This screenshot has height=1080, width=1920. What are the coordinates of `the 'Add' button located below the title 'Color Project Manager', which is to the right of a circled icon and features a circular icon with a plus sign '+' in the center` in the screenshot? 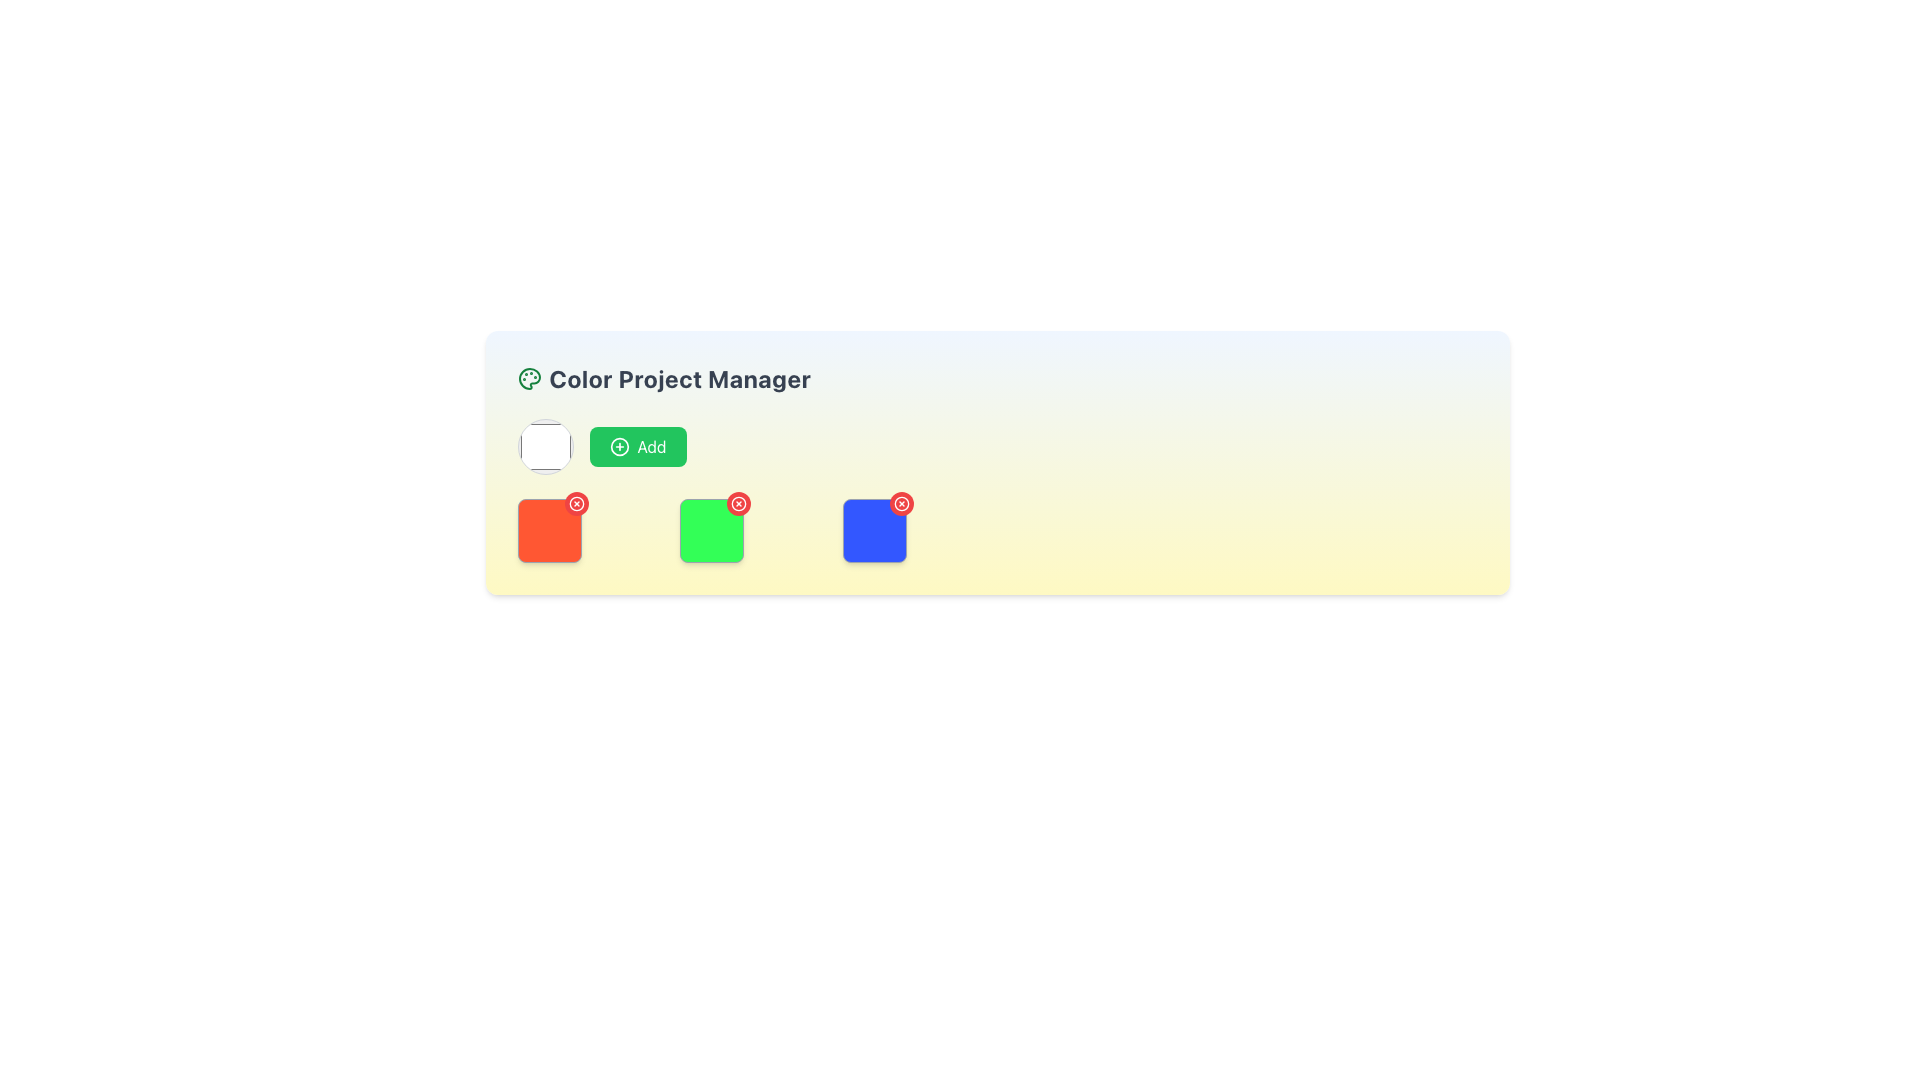 It's located at (618, 446).